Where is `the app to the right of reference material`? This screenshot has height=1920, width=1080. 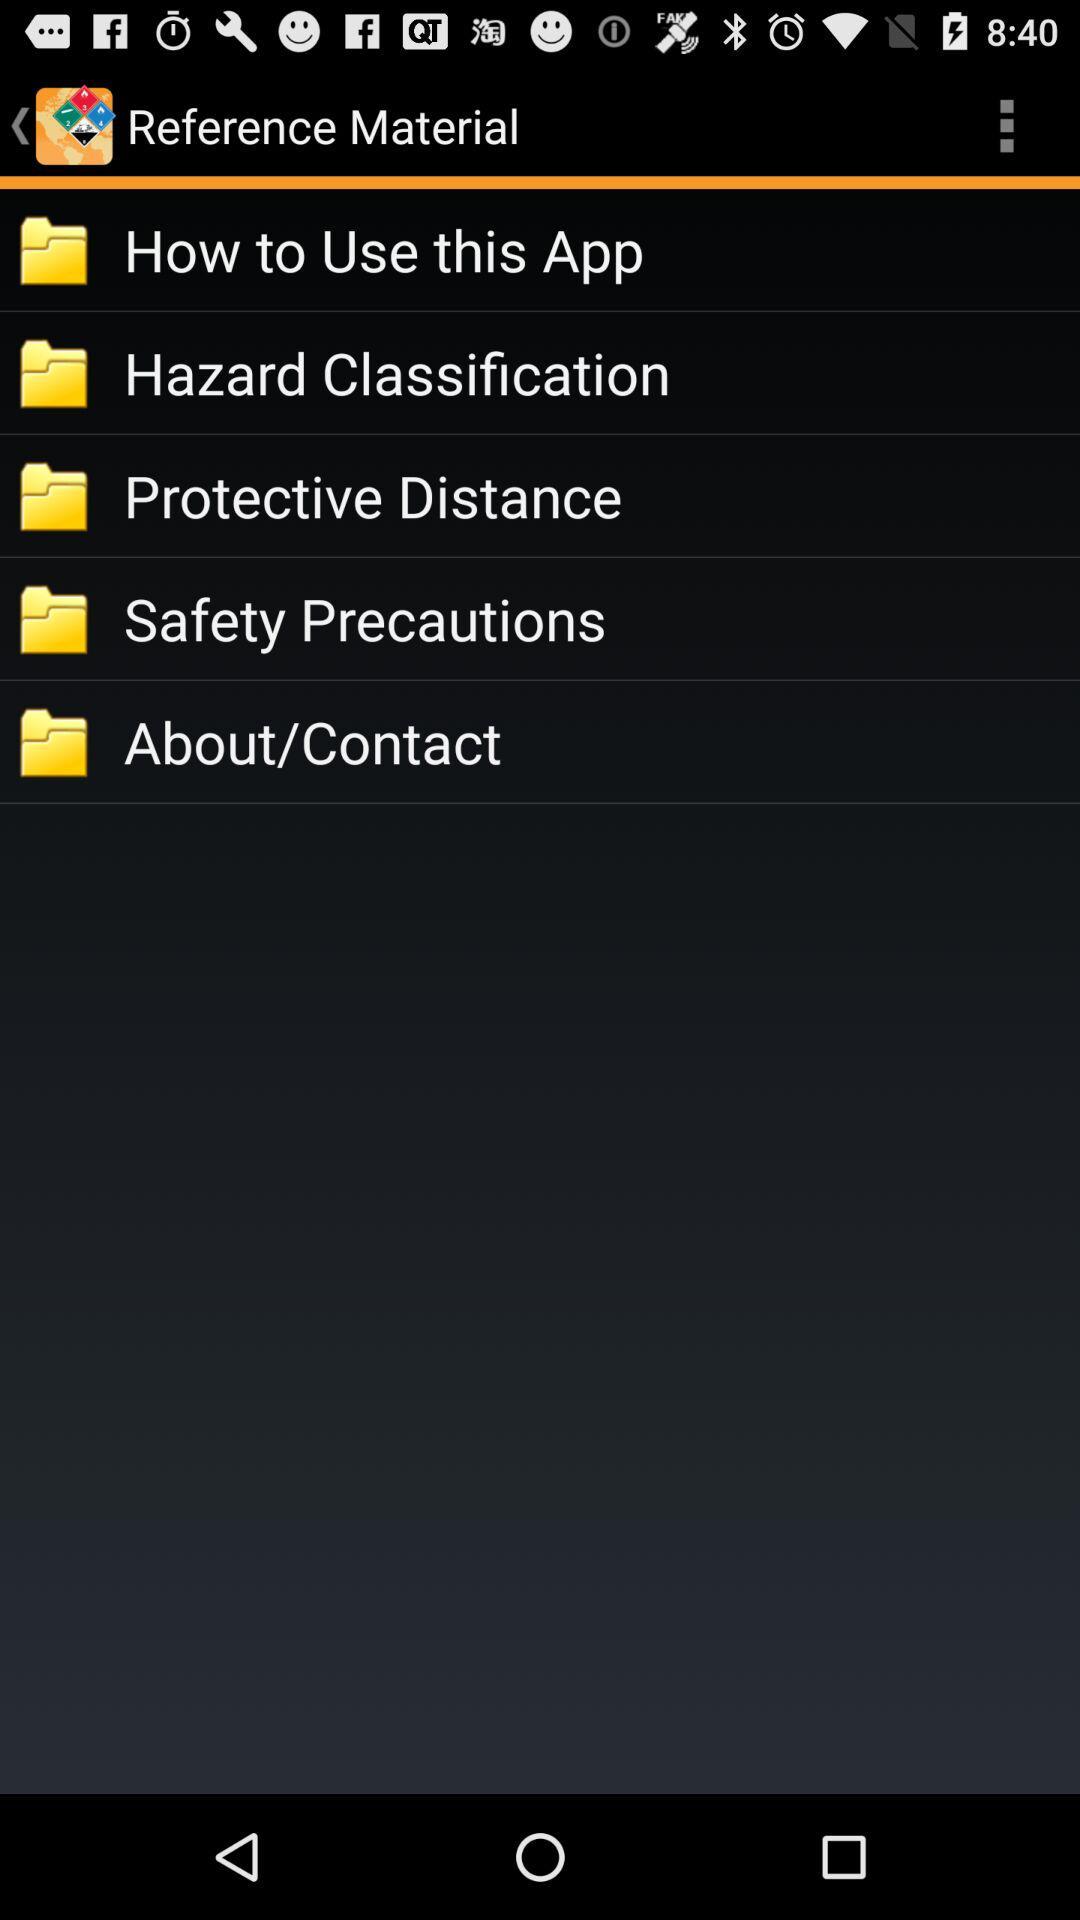
the app to the right of reference material is located at coordinates (1006, 124).